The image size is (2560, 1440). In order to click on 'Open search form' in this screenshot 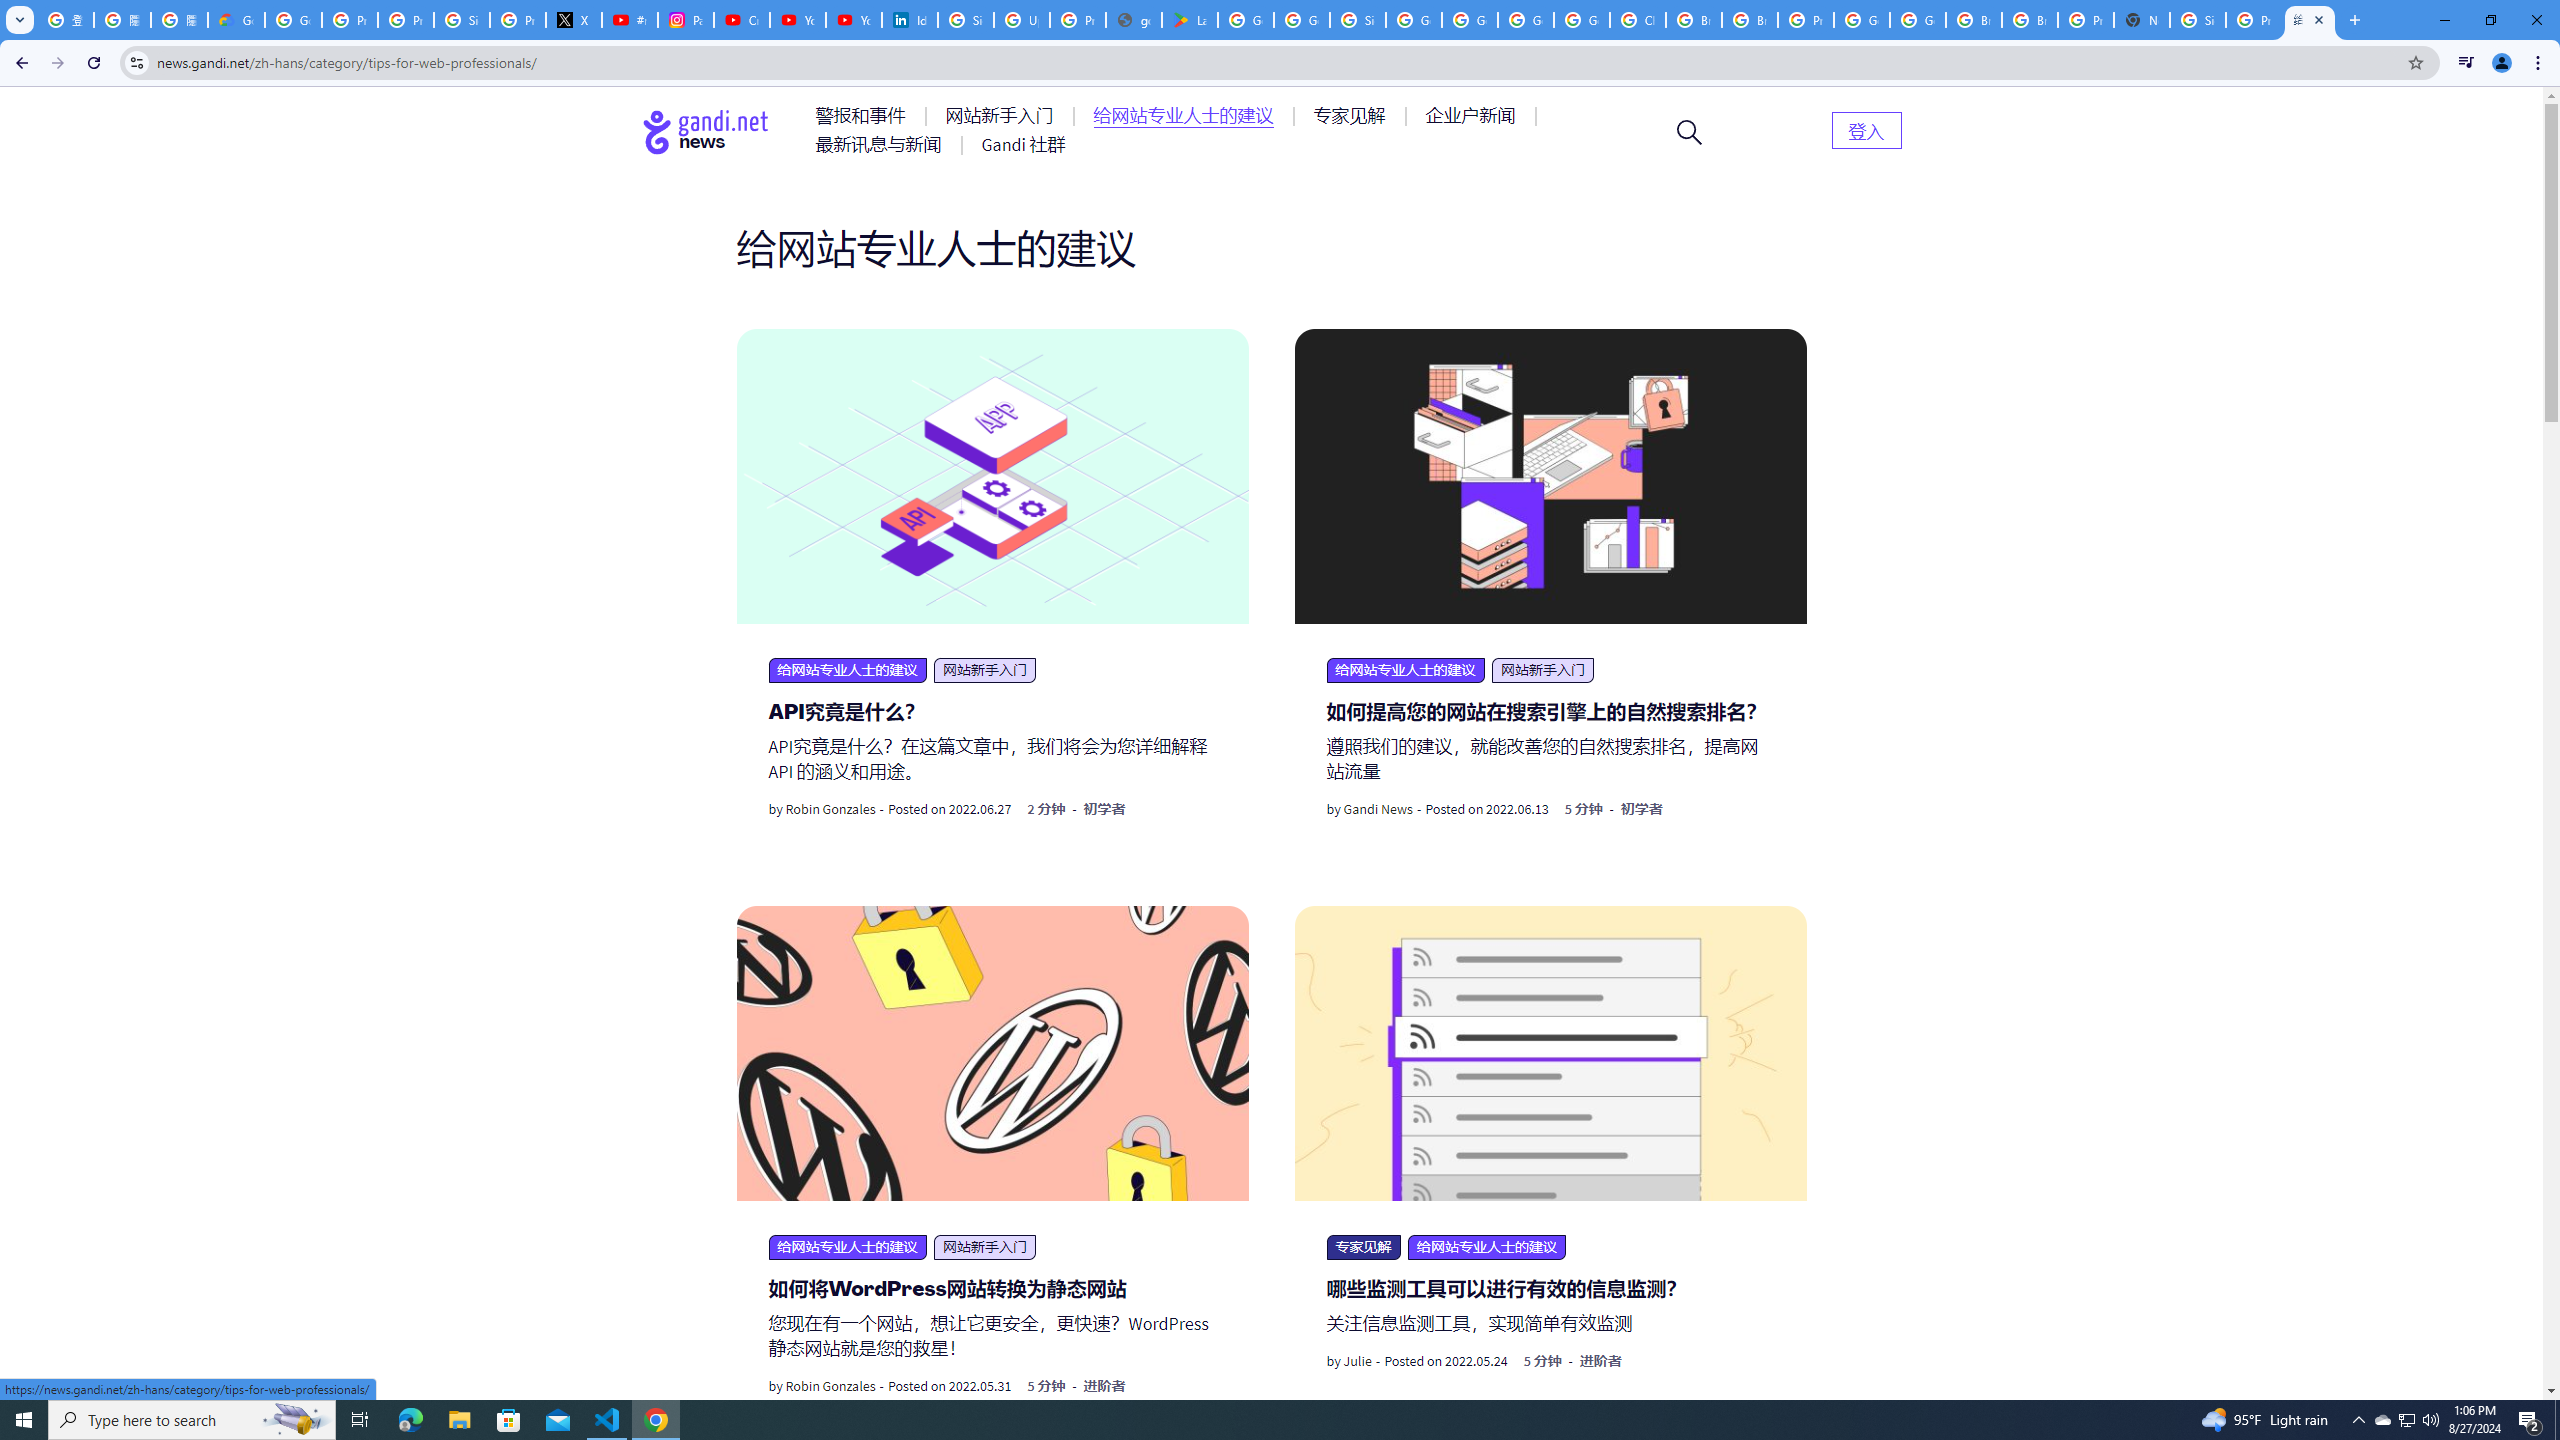, I will do `click(1688, 130)`.